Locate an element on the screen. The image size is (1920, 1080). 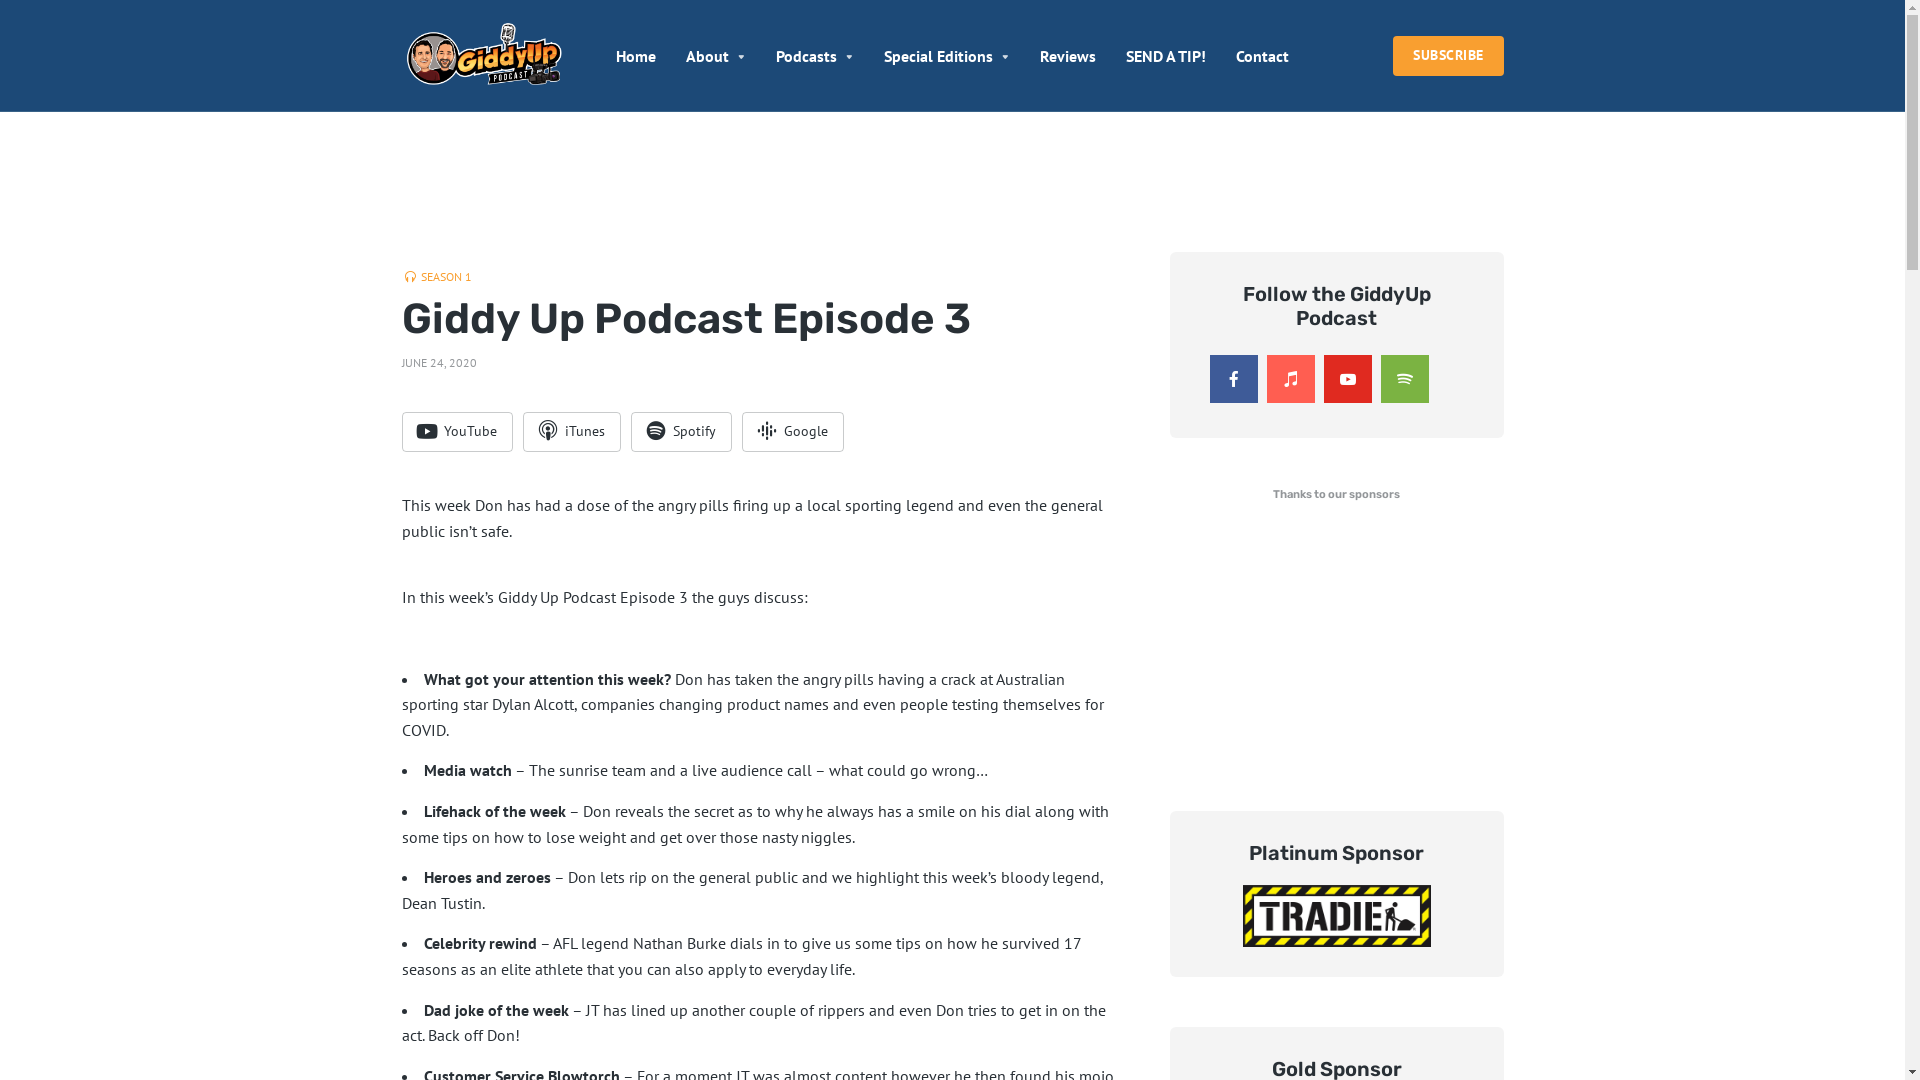
'Podcasts' is located at coordinates (775, 55).